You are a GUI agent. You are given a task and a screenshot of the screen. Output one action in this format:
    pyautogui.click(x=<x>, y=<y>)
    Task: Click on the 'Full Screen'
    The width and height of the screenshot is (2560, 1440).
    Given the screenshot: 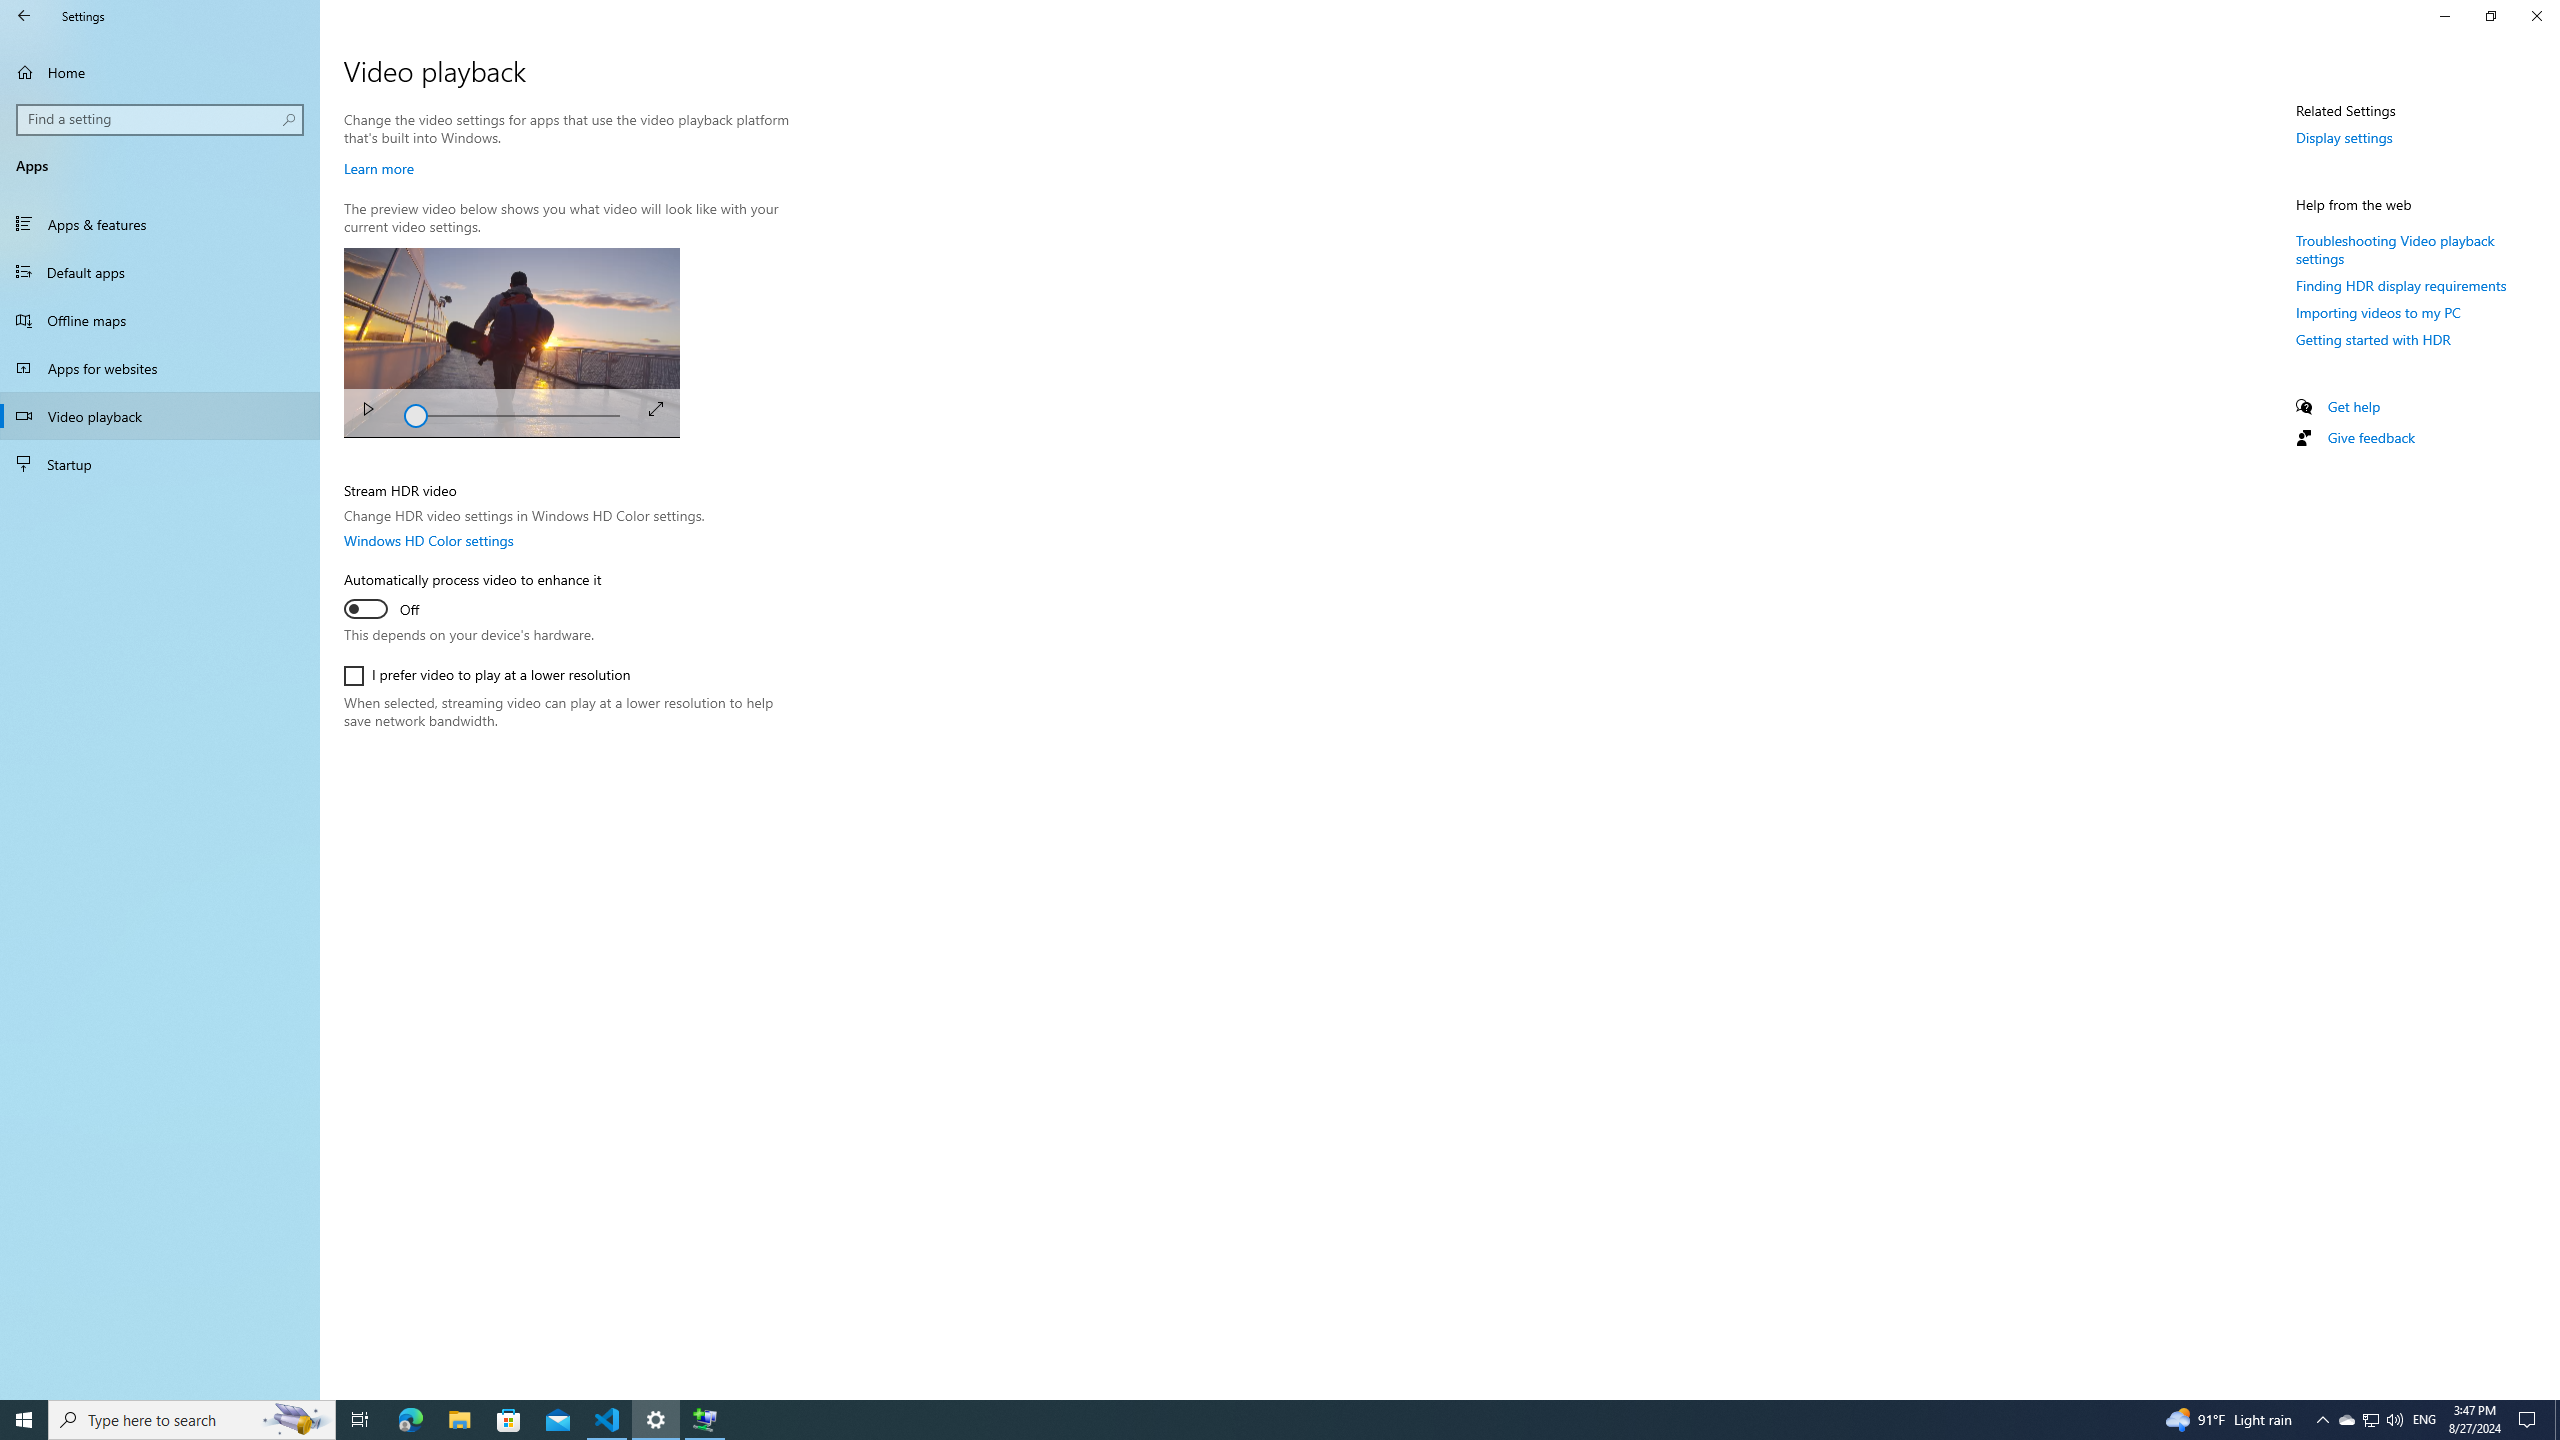 What is the action you would take?
    pyautogui.click(x=656, y=407)
    